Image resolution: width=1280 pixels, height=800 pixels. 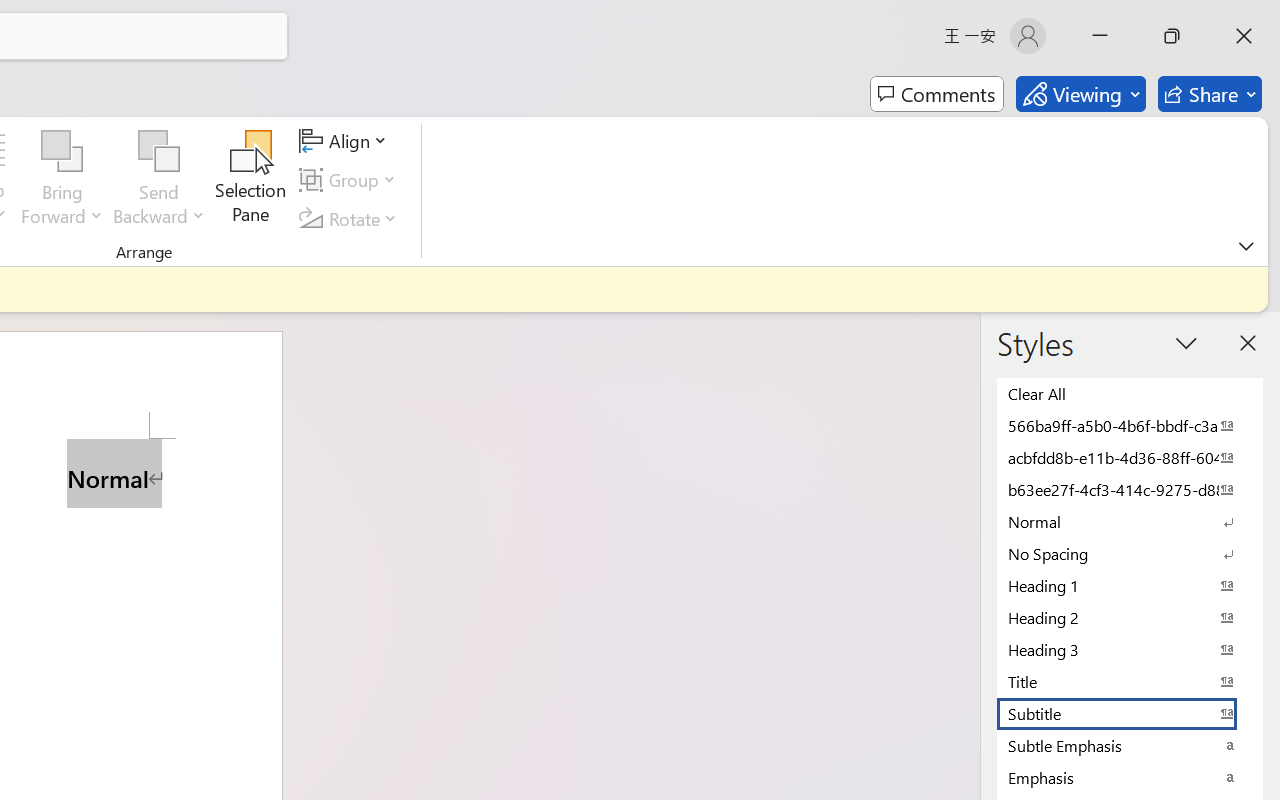 What do you see at coordinates (158, 179) in the screenshot?
I see `'Send Backward'` at bounding box center [158, 179].